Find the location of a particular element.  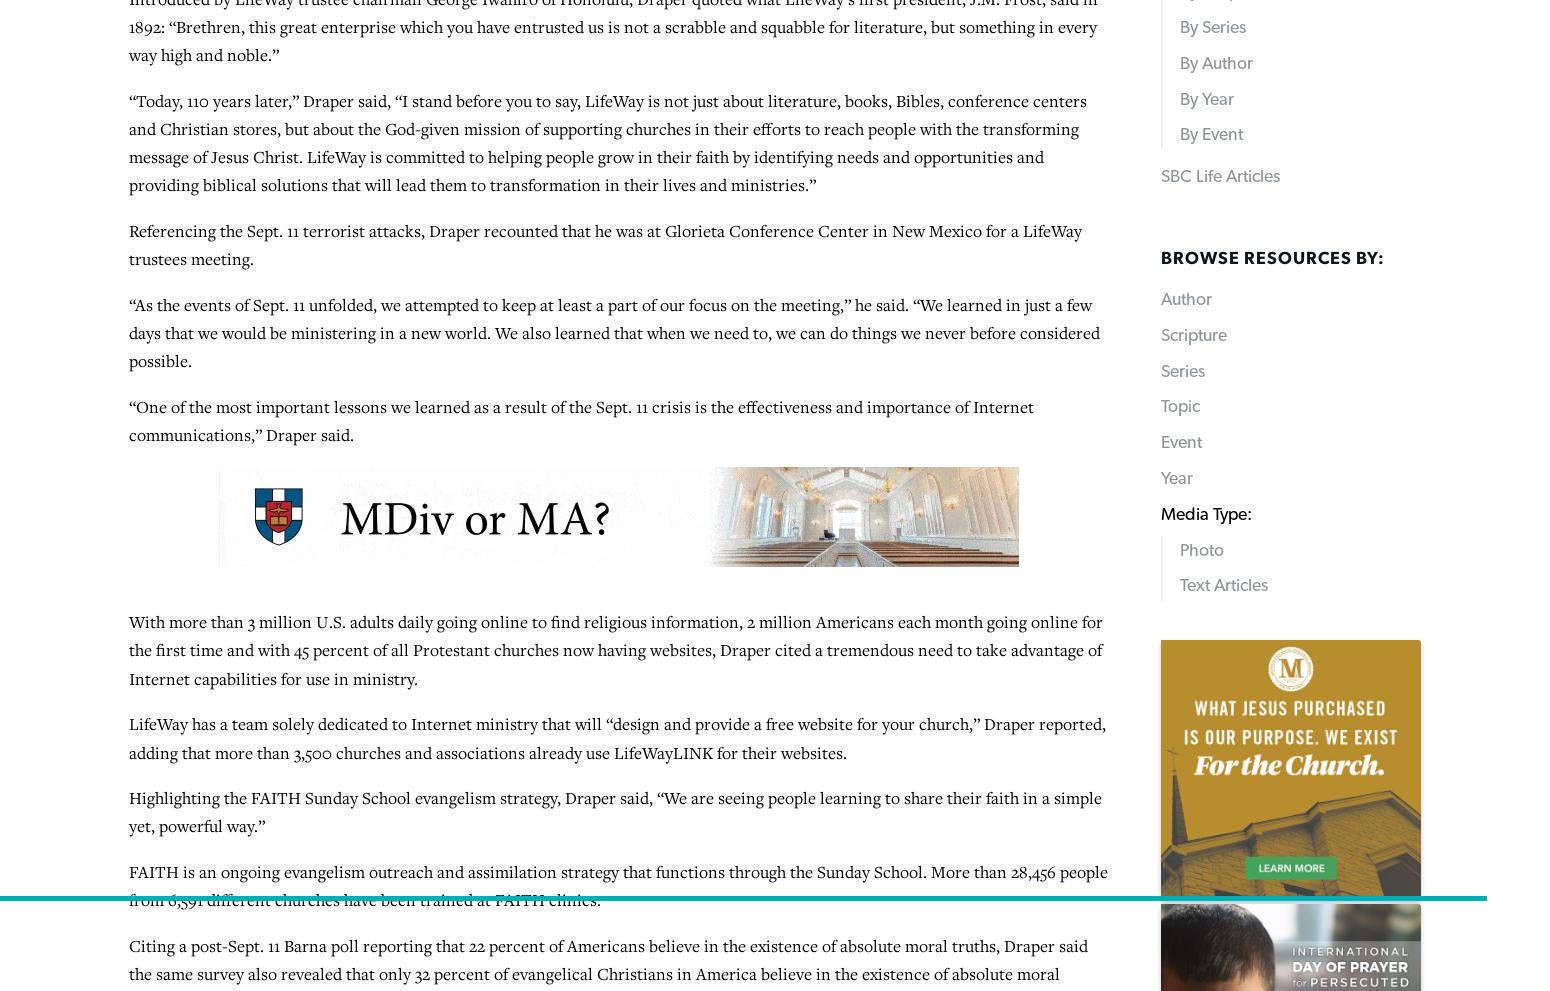

'Strategic Partnerships' is located at coordinates (548, 915).